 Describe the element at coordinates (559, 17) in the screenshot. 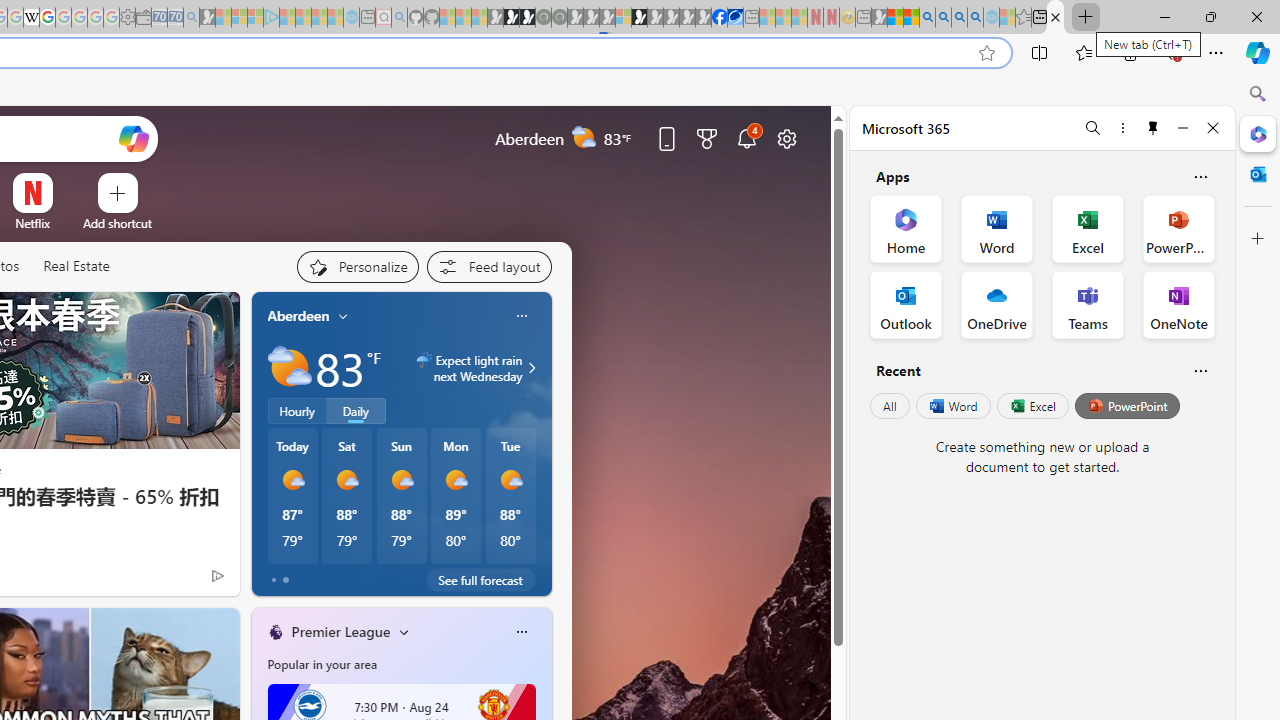

I see `'Future Focus Report 2024 - Sleeping'` at that location.